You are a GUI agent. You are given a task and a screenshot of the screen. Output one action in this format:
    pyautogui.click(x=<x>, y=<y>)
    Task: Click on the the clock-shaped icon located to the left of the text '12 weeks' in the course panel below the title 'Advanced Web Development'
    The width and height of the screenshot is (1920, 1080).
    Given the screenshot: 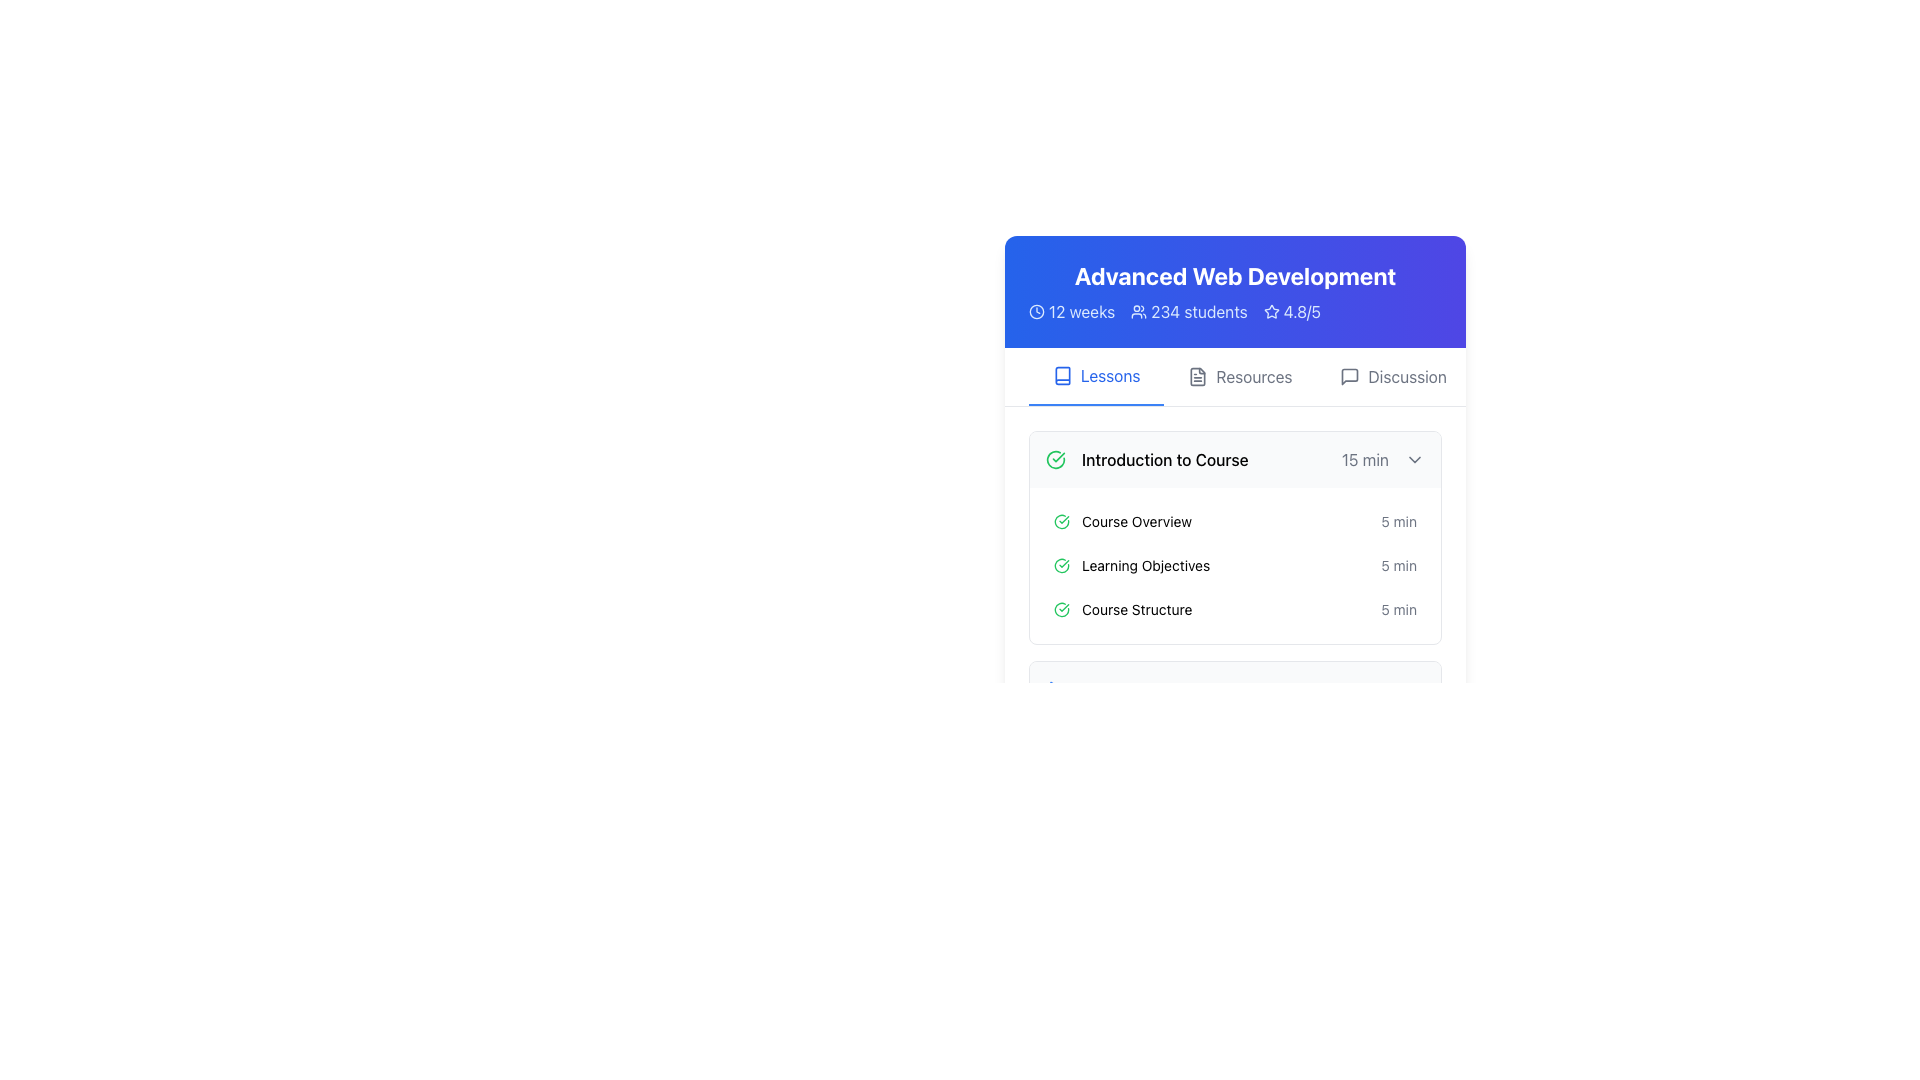 What is the action you would take?
    pyautogui.click(x=1036, y=312)
    